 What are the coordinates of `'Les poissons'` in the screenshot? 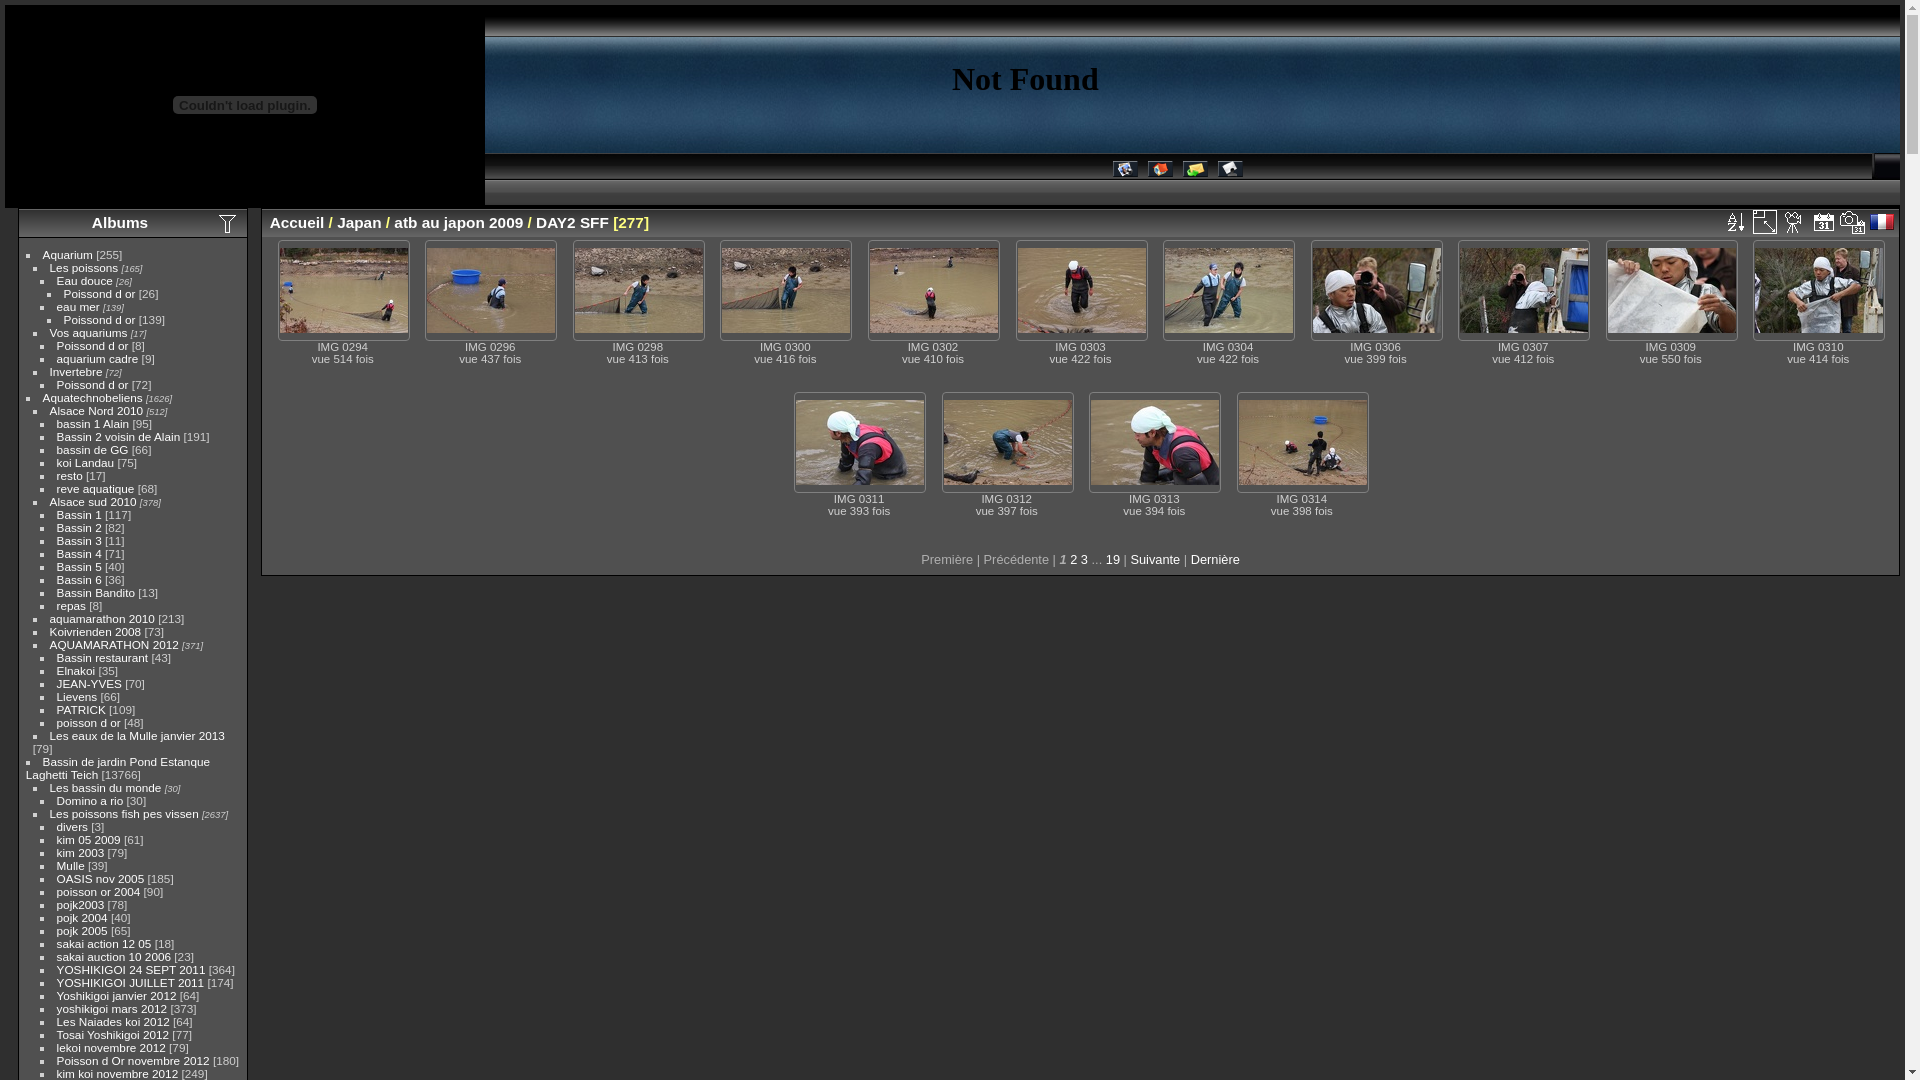 It's located at (83, 266).